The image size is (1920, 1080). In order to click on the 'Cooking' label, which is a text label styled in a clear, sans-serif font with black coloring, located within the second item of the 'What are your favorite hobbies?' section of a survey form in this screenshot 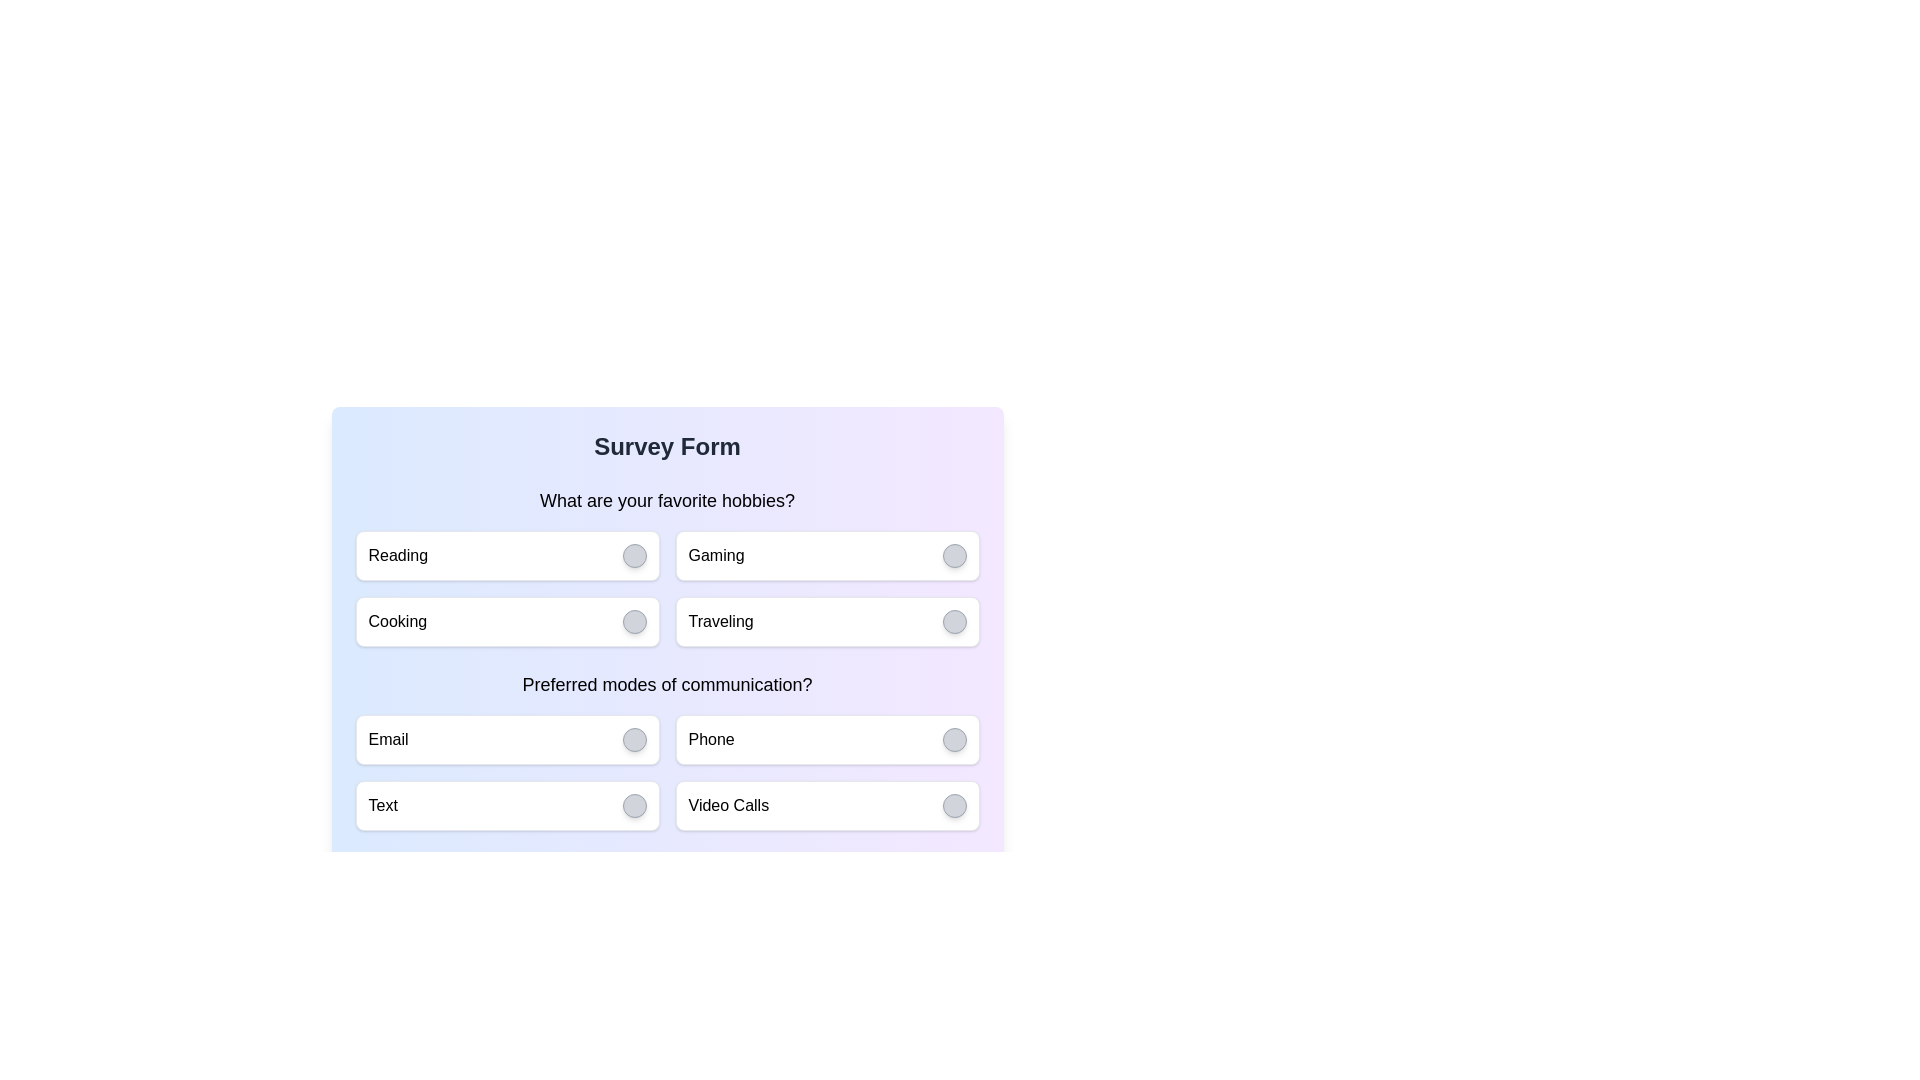, I will do `click(397, 620)`.